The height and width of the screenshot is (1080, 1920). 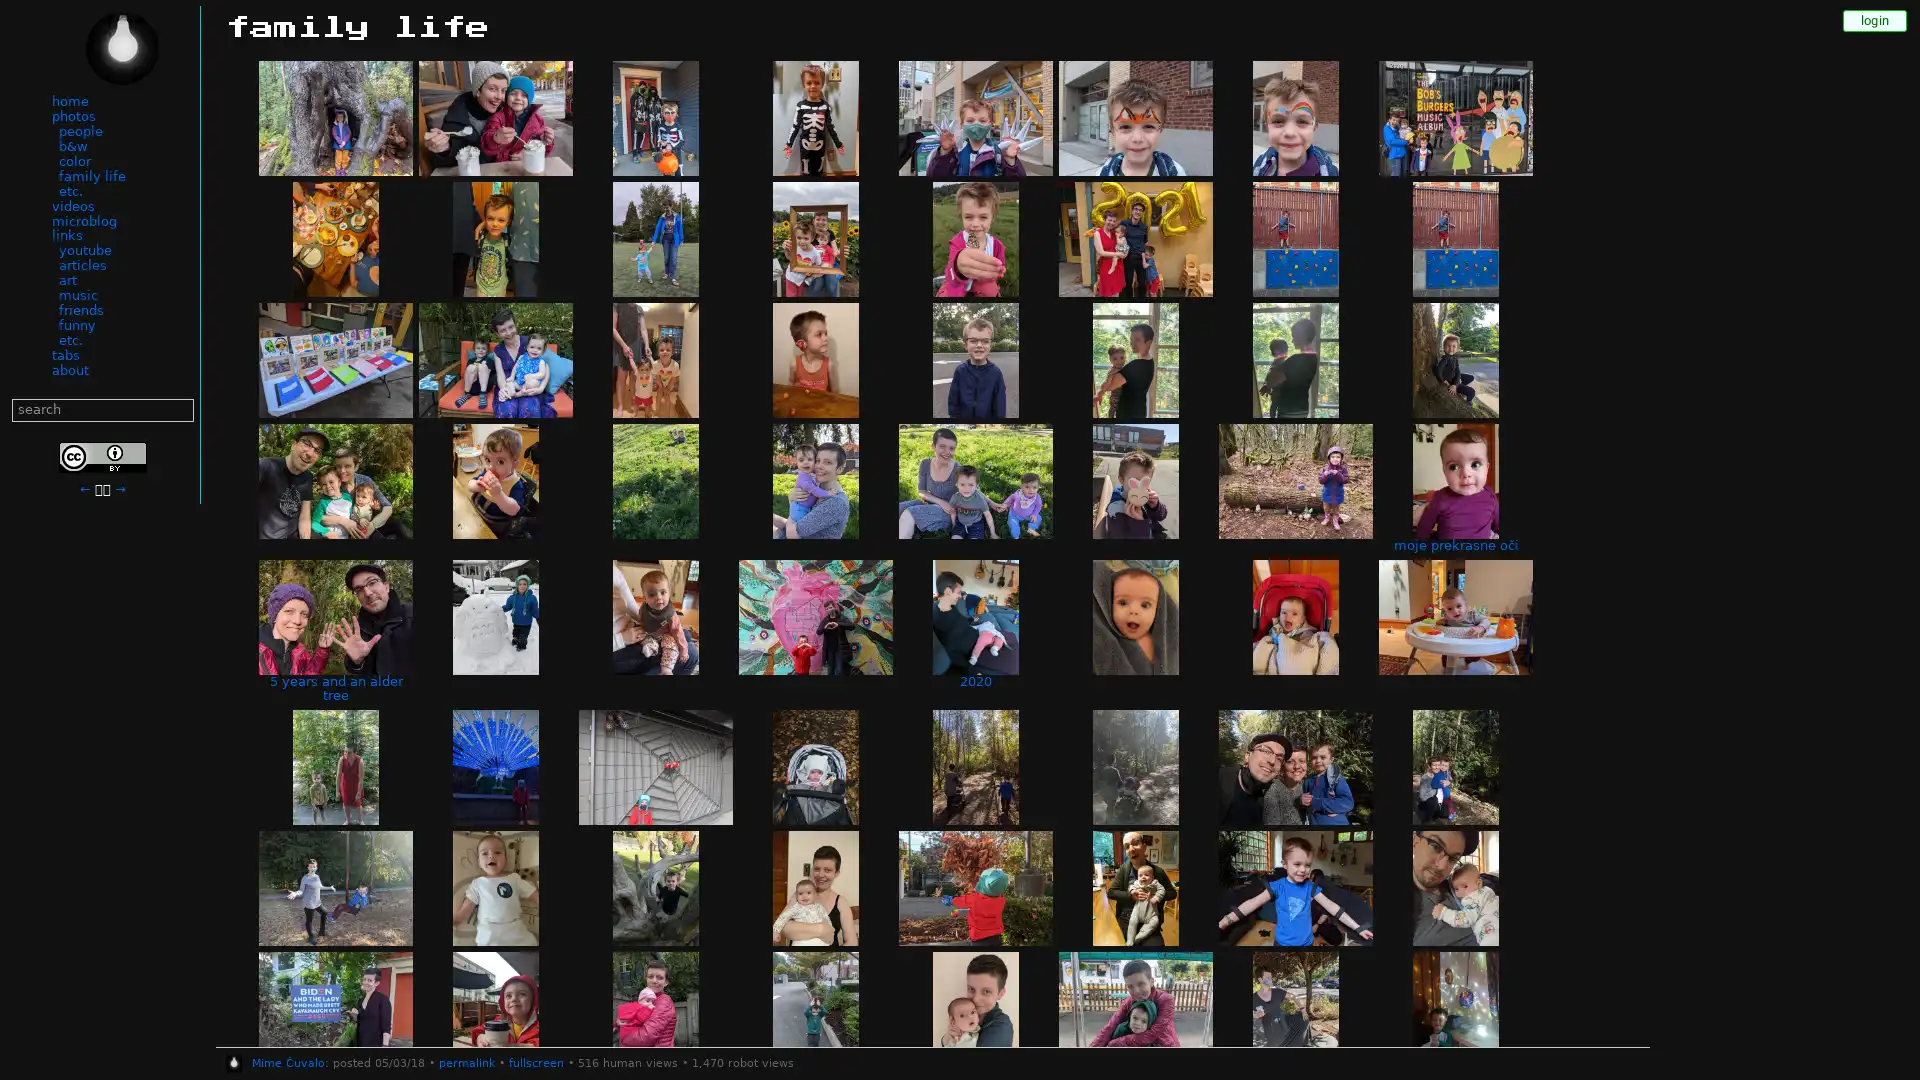 What do you see at coordinates (535, 1063) in the screenshot?
I see `fullscreen` at bounding box center [535, 1063].